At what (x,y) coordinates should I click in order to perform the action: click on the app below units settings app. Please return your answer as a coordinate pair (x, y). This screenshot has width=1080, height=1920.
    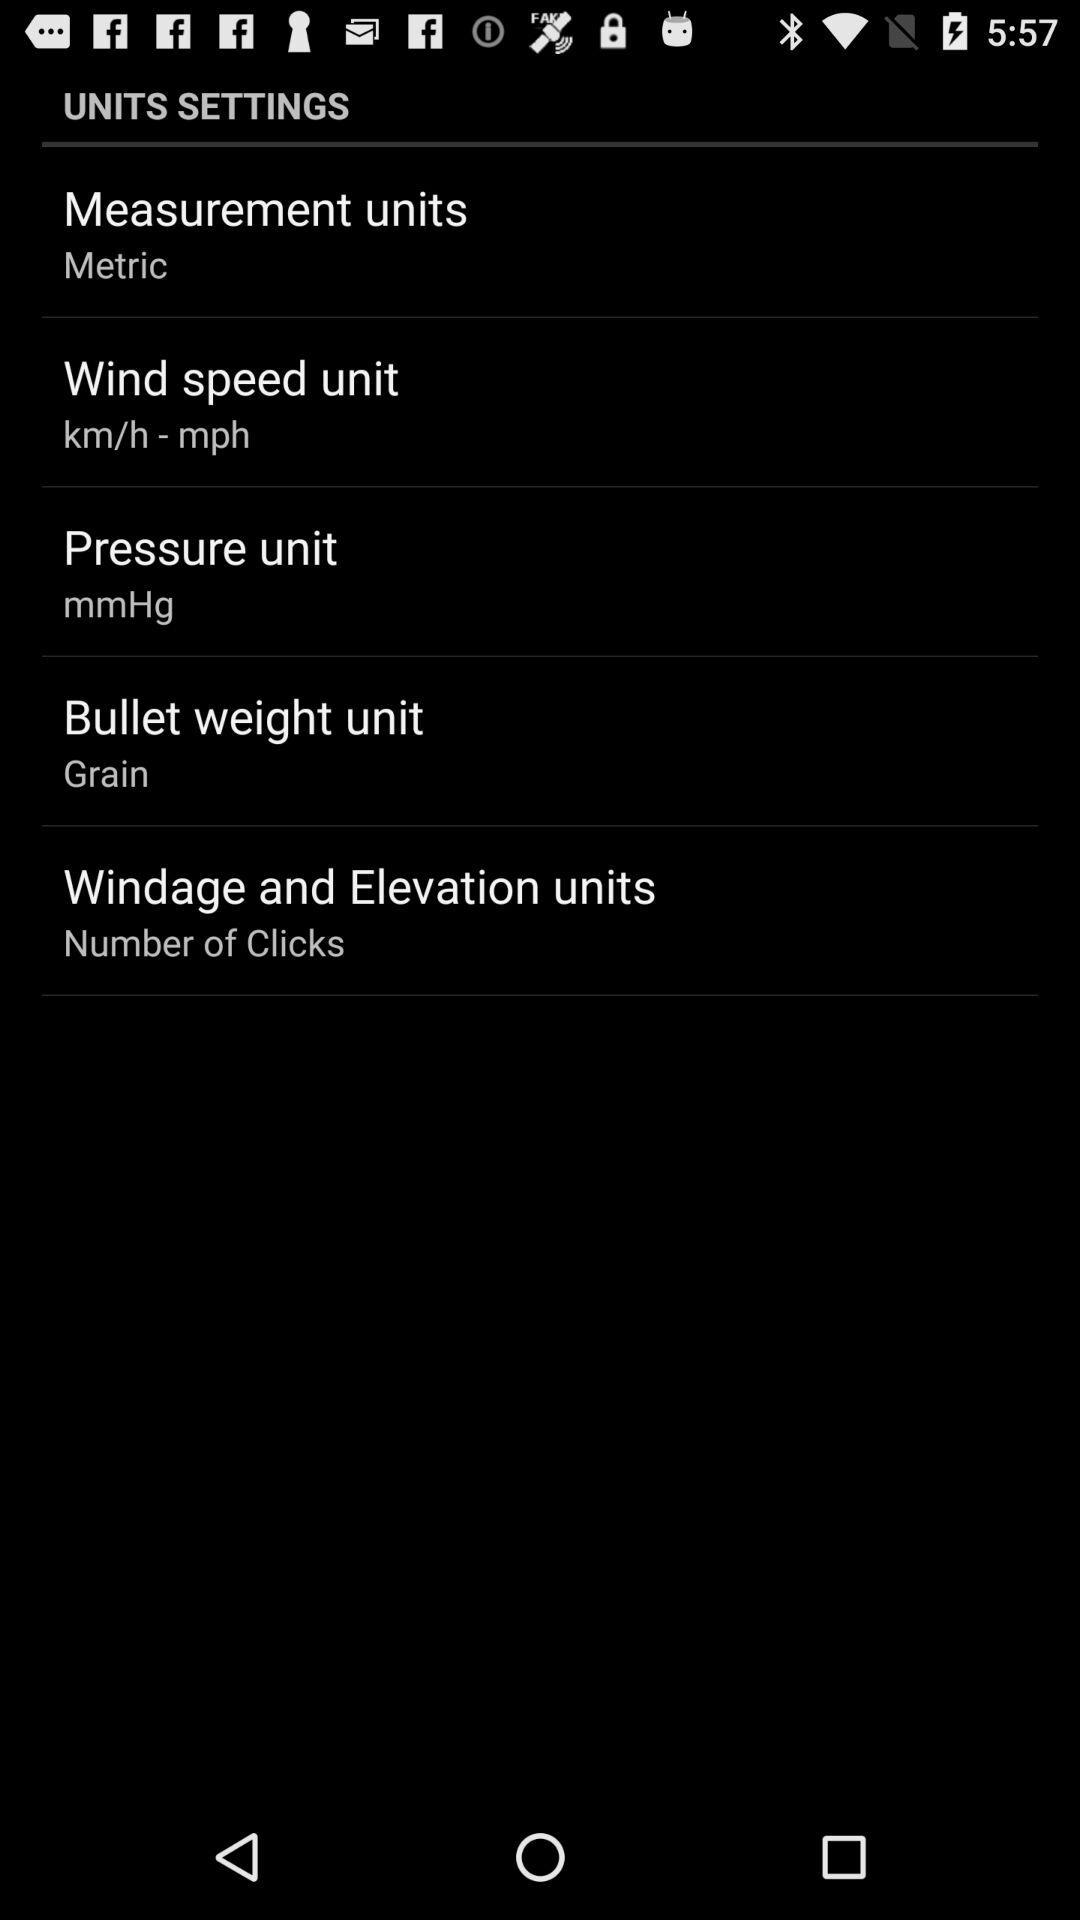
    Looking at the image, I should click on (264, 207).